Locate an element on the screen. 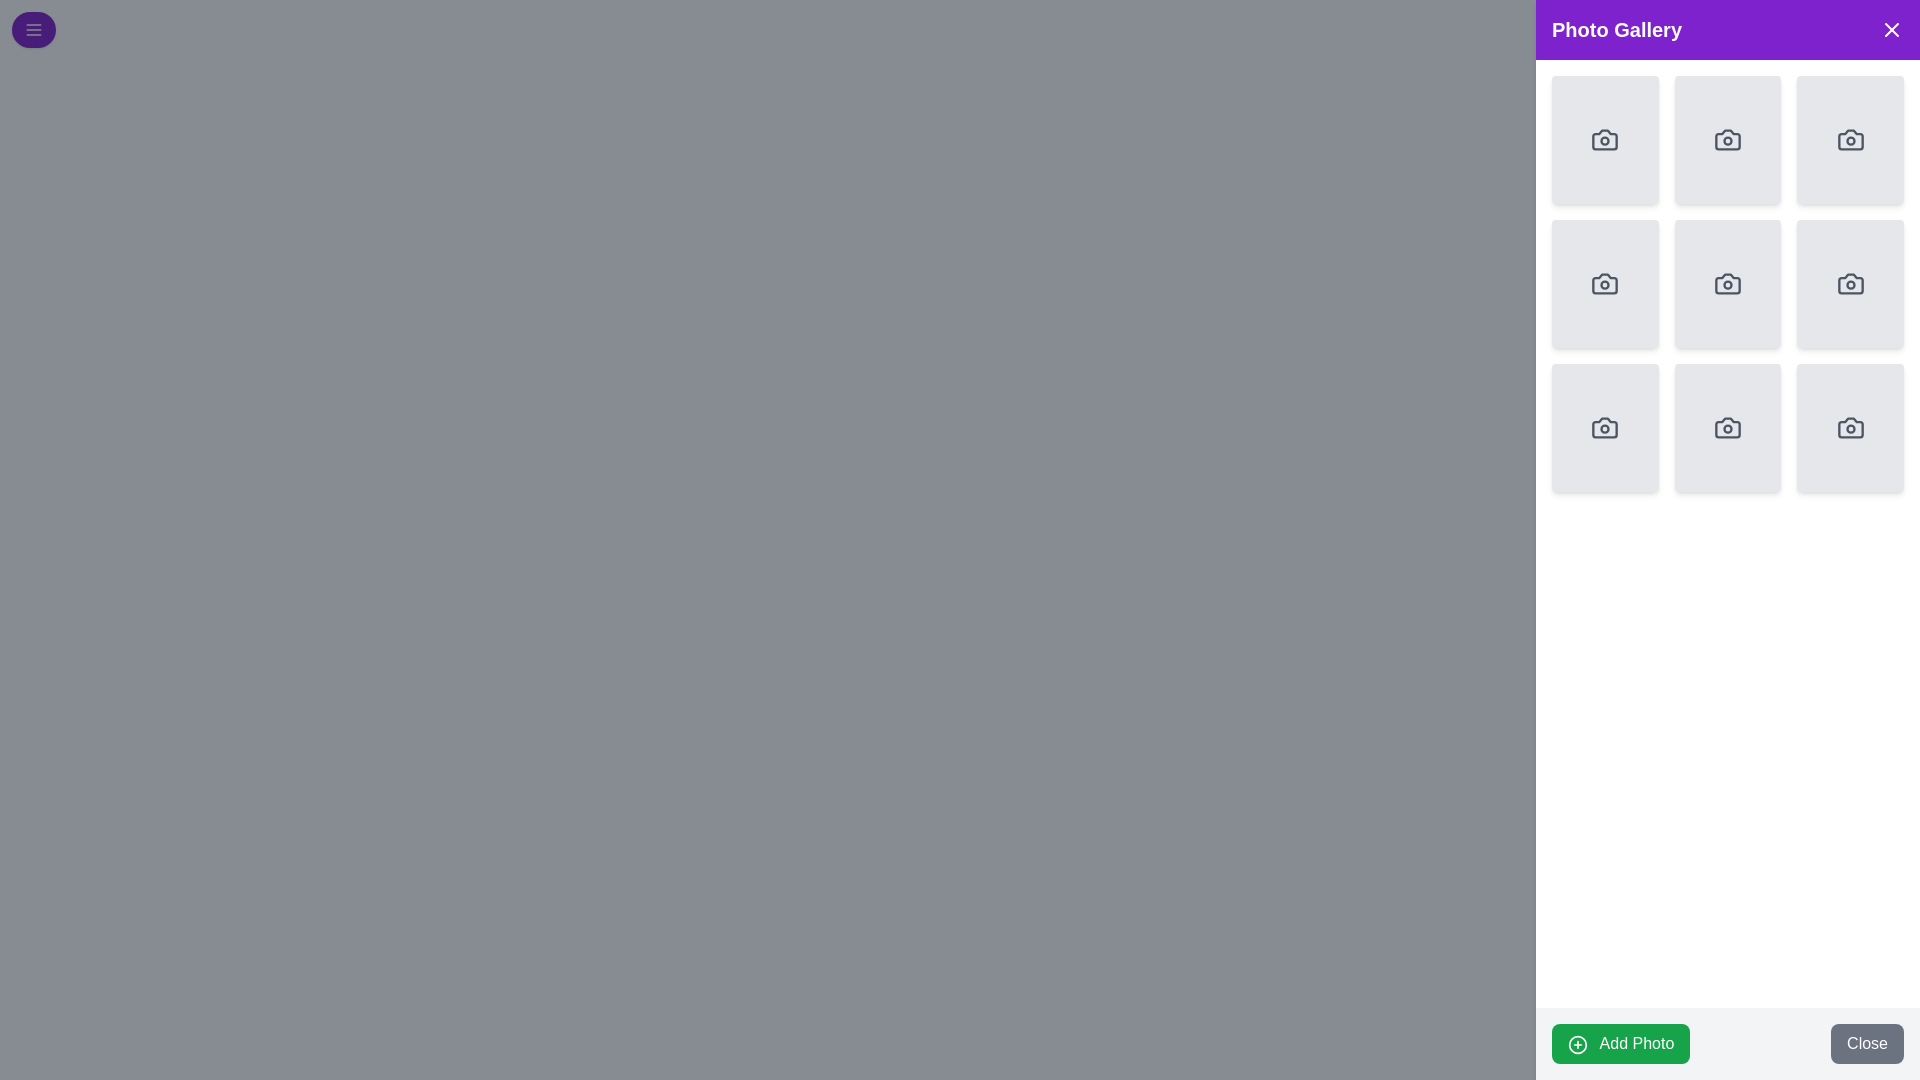 Image resolution: width=1920 pixels, height=1080 pixels. the photo placeholder icon located in the top-left corner of a 3x3 grid of identical buttons is located at coordinates (1605, 138).